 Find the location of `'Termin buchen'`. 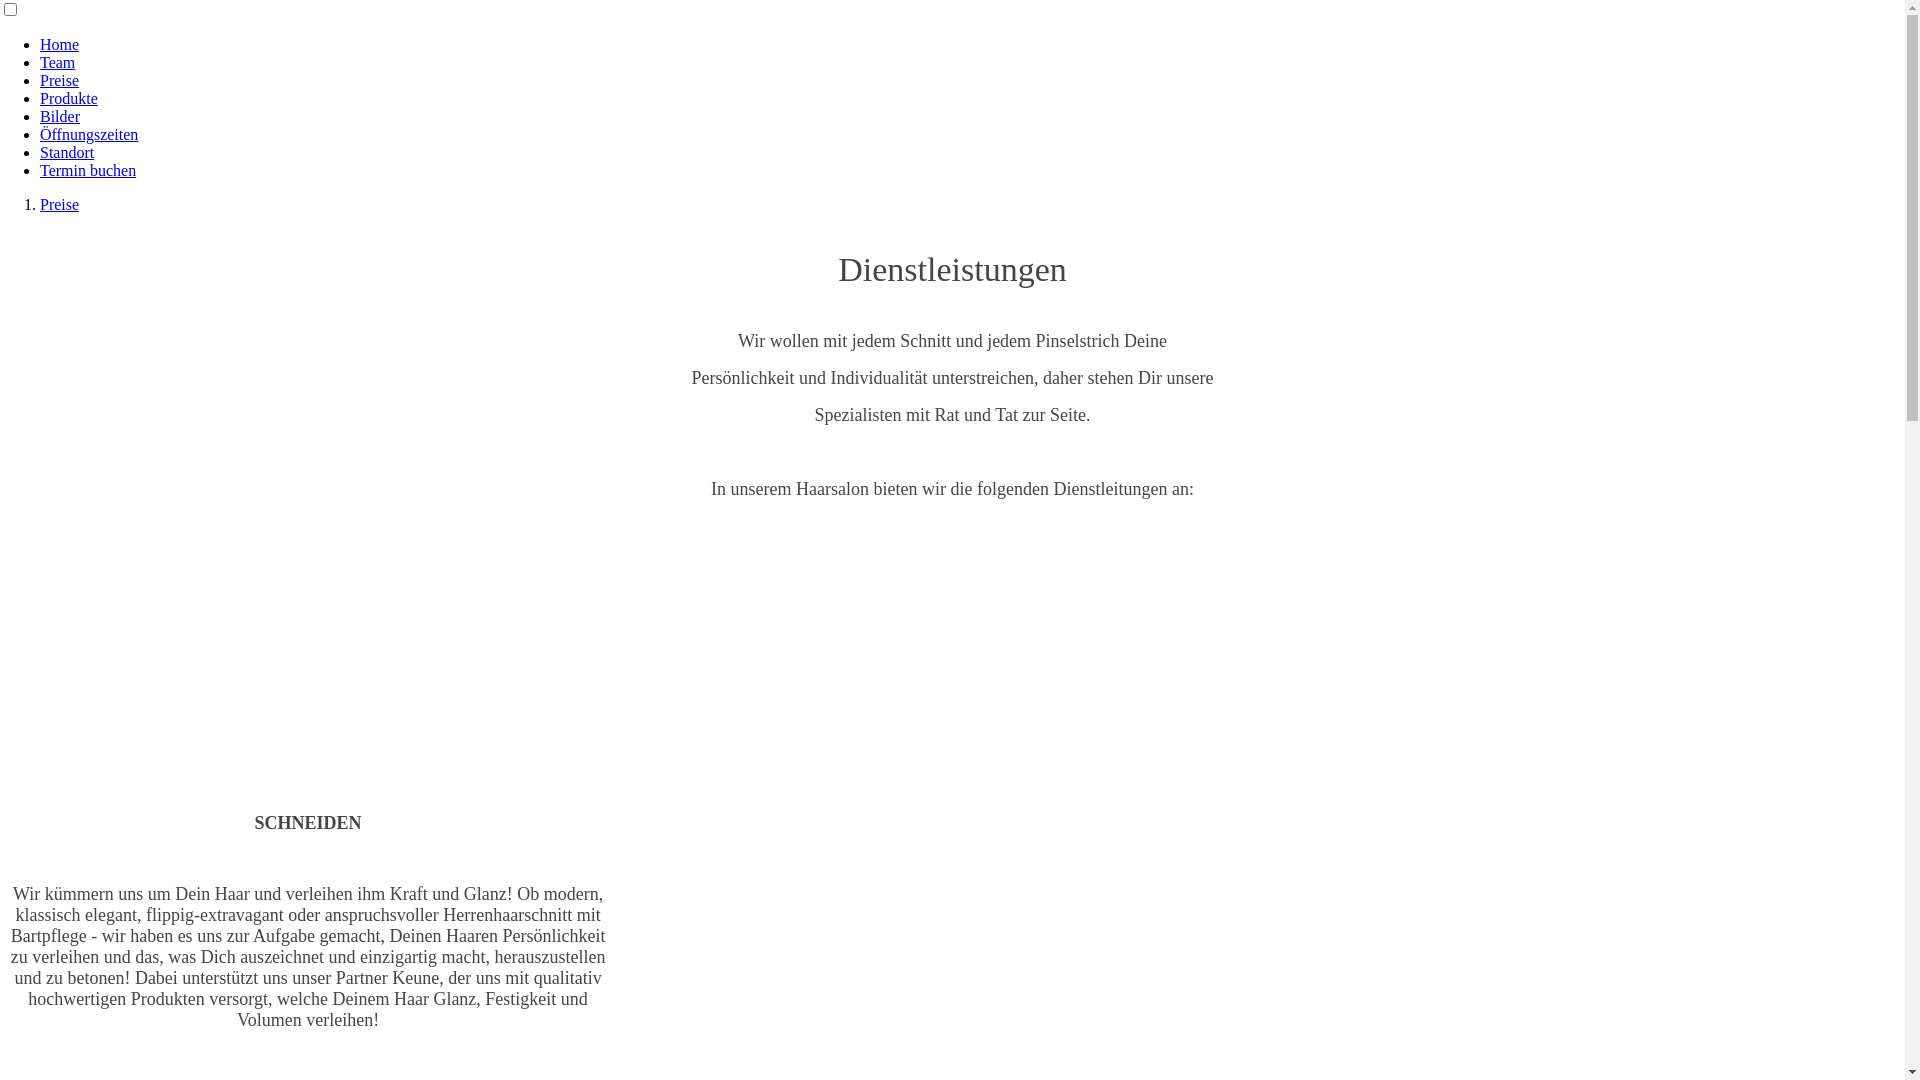

'Termin buchen' is located at coordinates (86, 169).